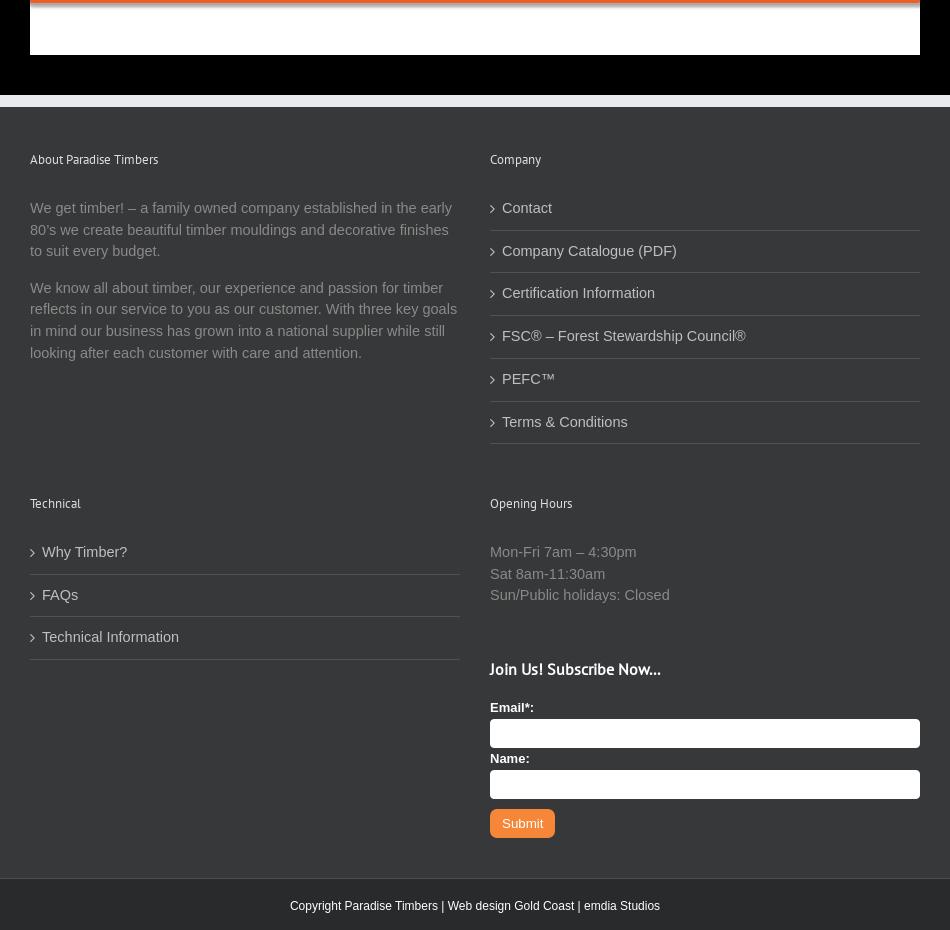 This screenshot has height=930, width=950. Describe the element at coordinates (242, 318) in the screenshot. I see `'We know all about timber, our experience and passion for timber reflects in our service to you as our customer. With three key goals in mind our business has grown into a national supplier while still looking after each customer with care and attention.'` at that location.